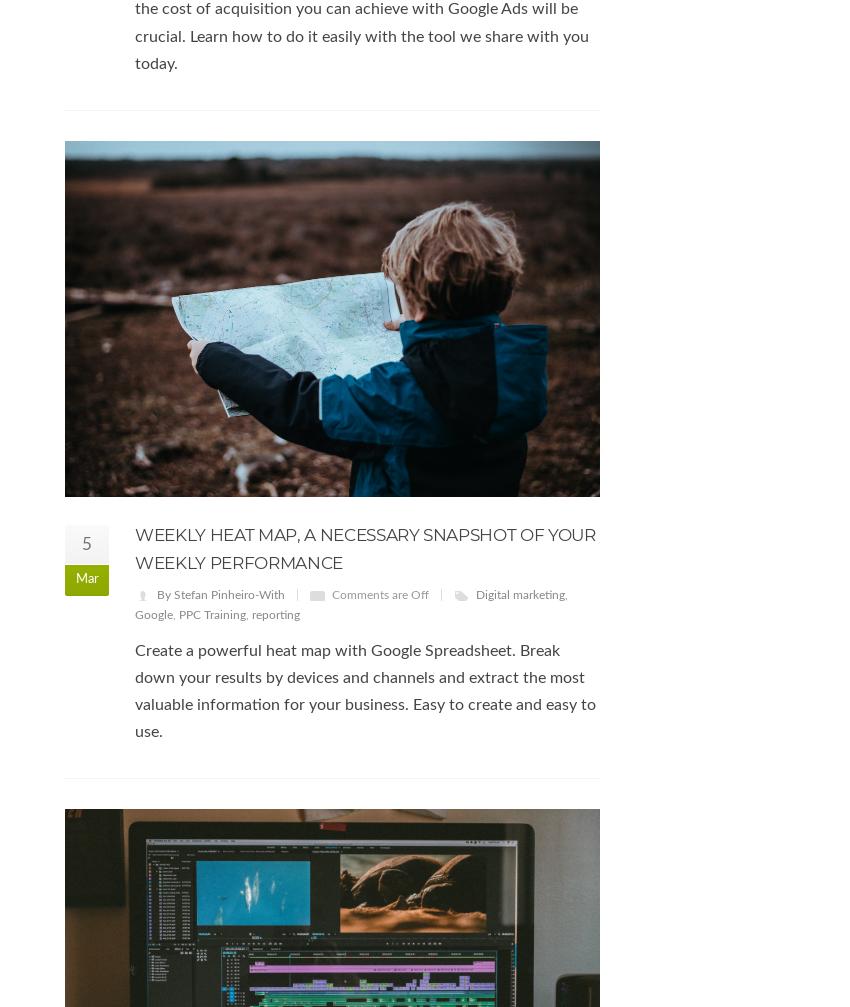 The height and width of the screenshot is (1007, 850). Describe the element at coordinates (221, 593) in the screenshot. I see `'By  Stefan Pinheiro-With'` at that location.